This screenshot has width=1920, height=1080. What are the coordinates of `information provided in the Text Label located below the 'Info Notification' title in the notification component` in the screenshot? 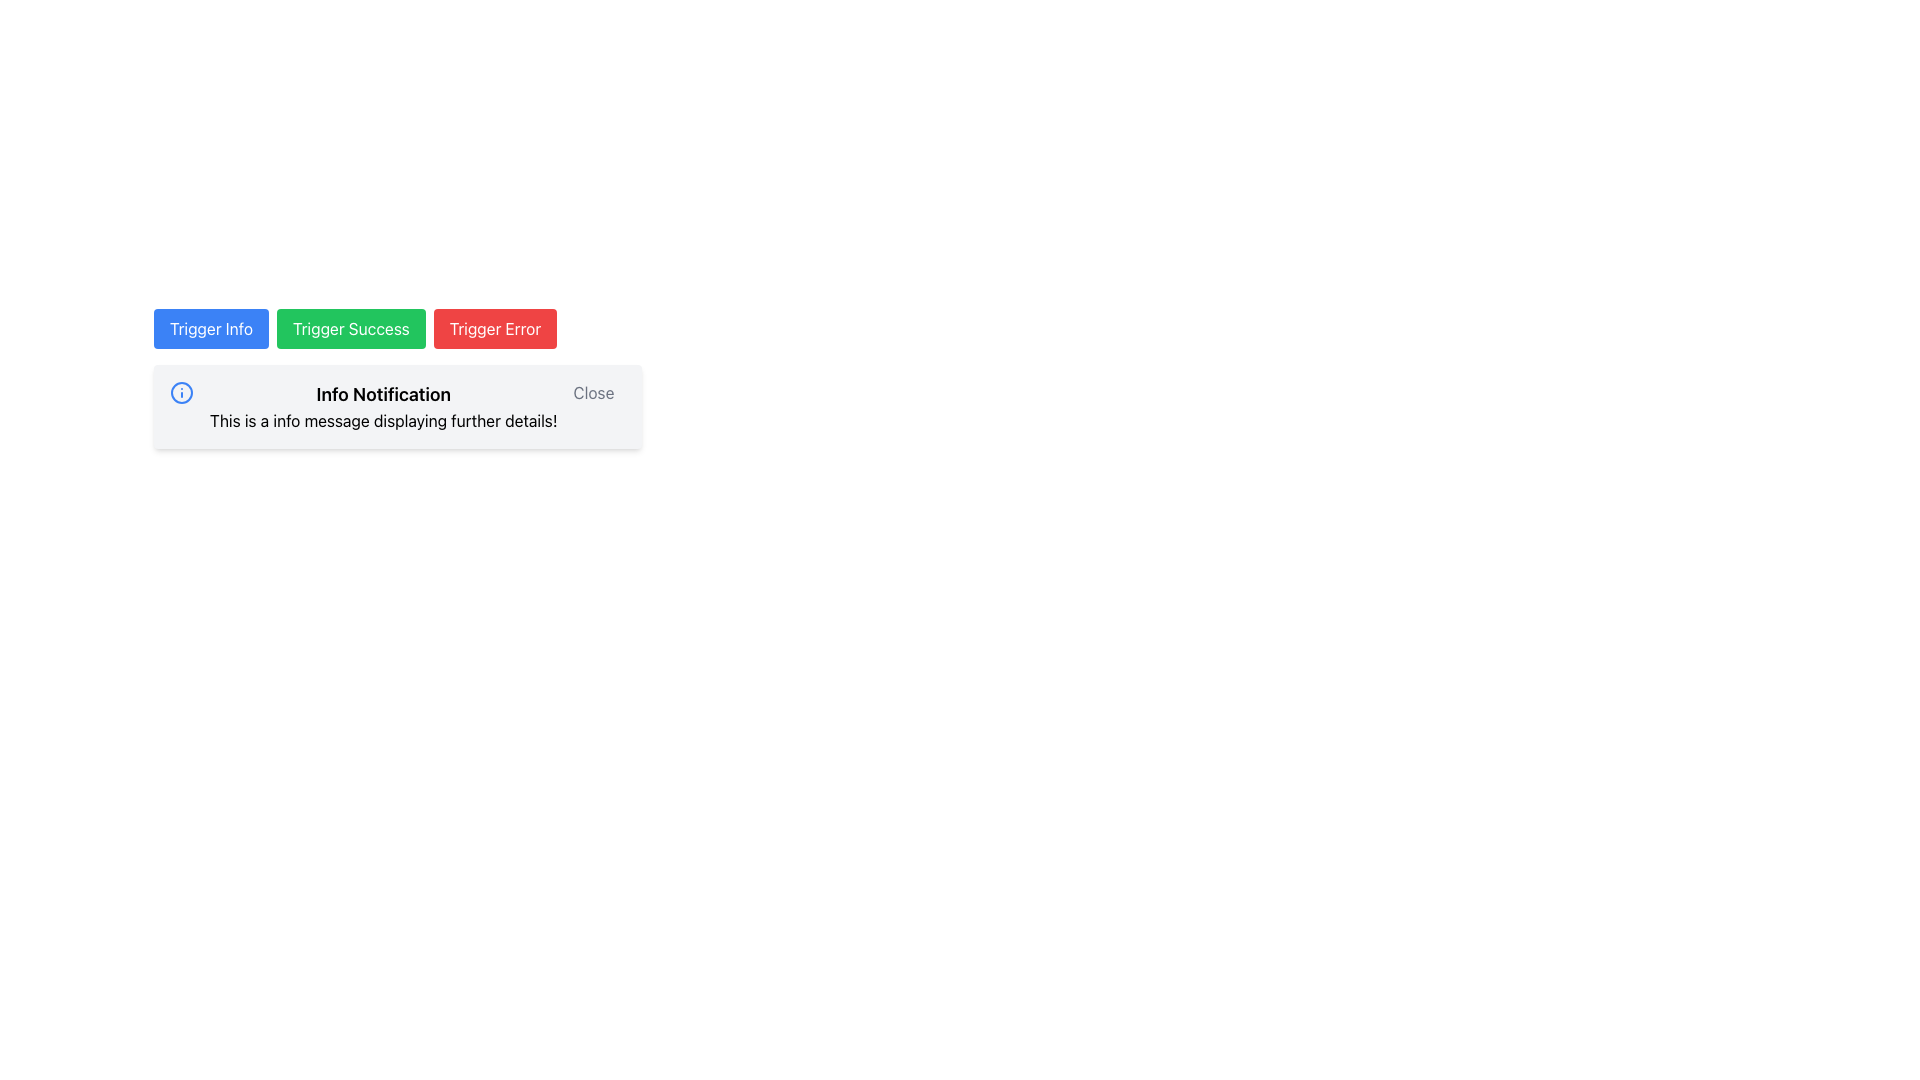 It's located at (383, 419).